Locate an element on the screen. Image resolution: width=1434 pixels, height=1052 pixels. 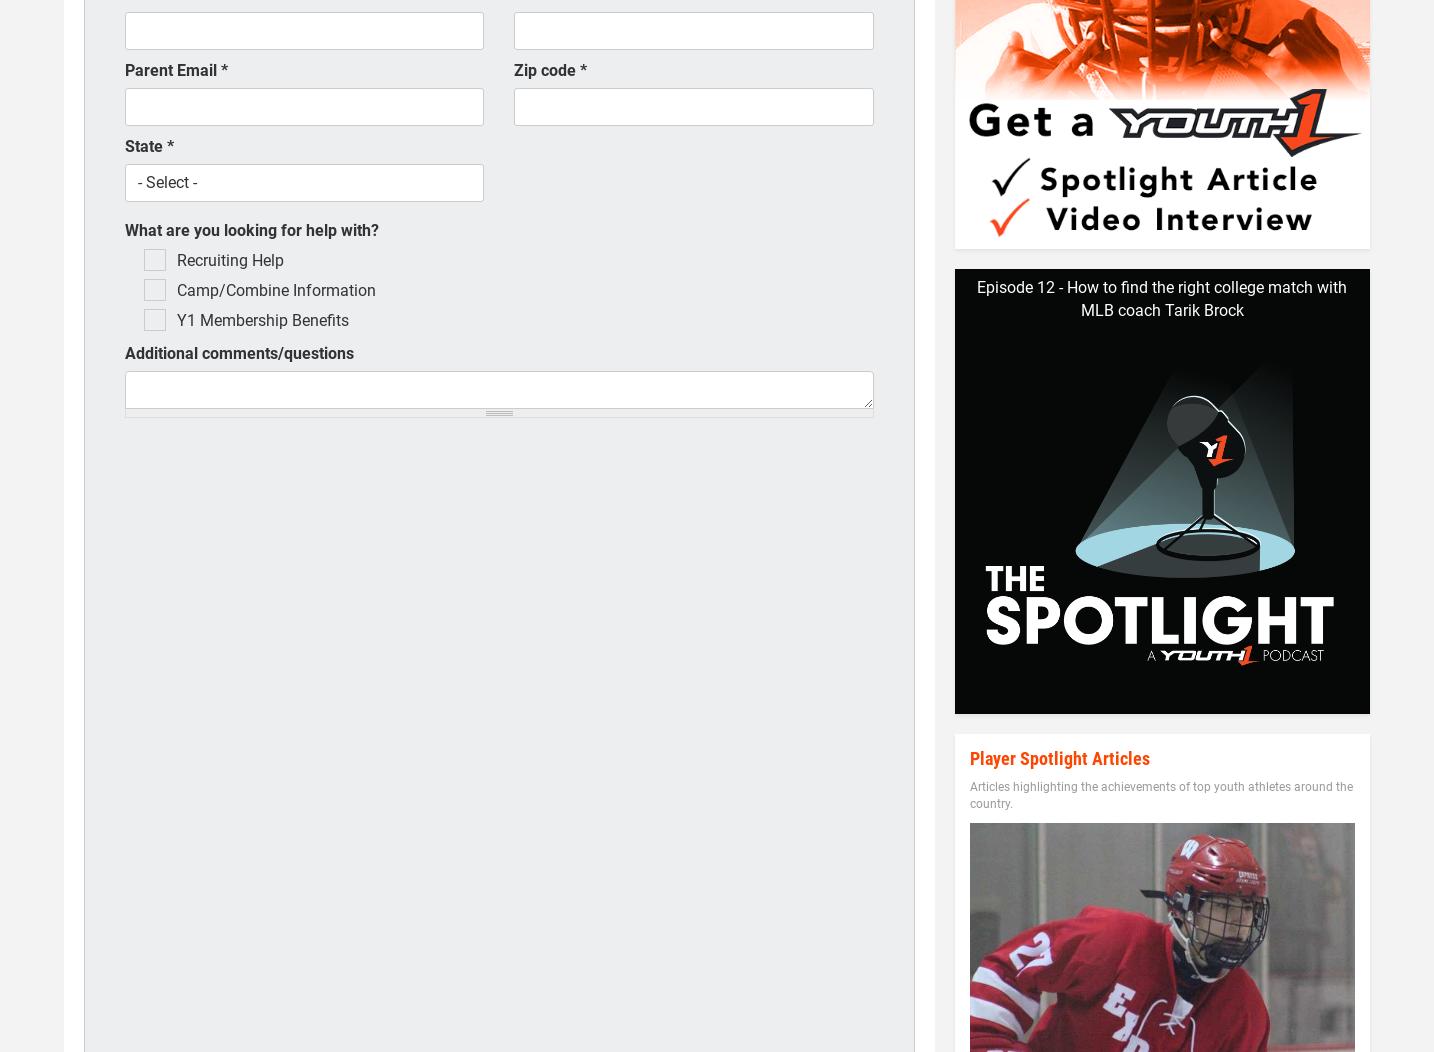
'Zip code' is located at coordinates (546, 69).